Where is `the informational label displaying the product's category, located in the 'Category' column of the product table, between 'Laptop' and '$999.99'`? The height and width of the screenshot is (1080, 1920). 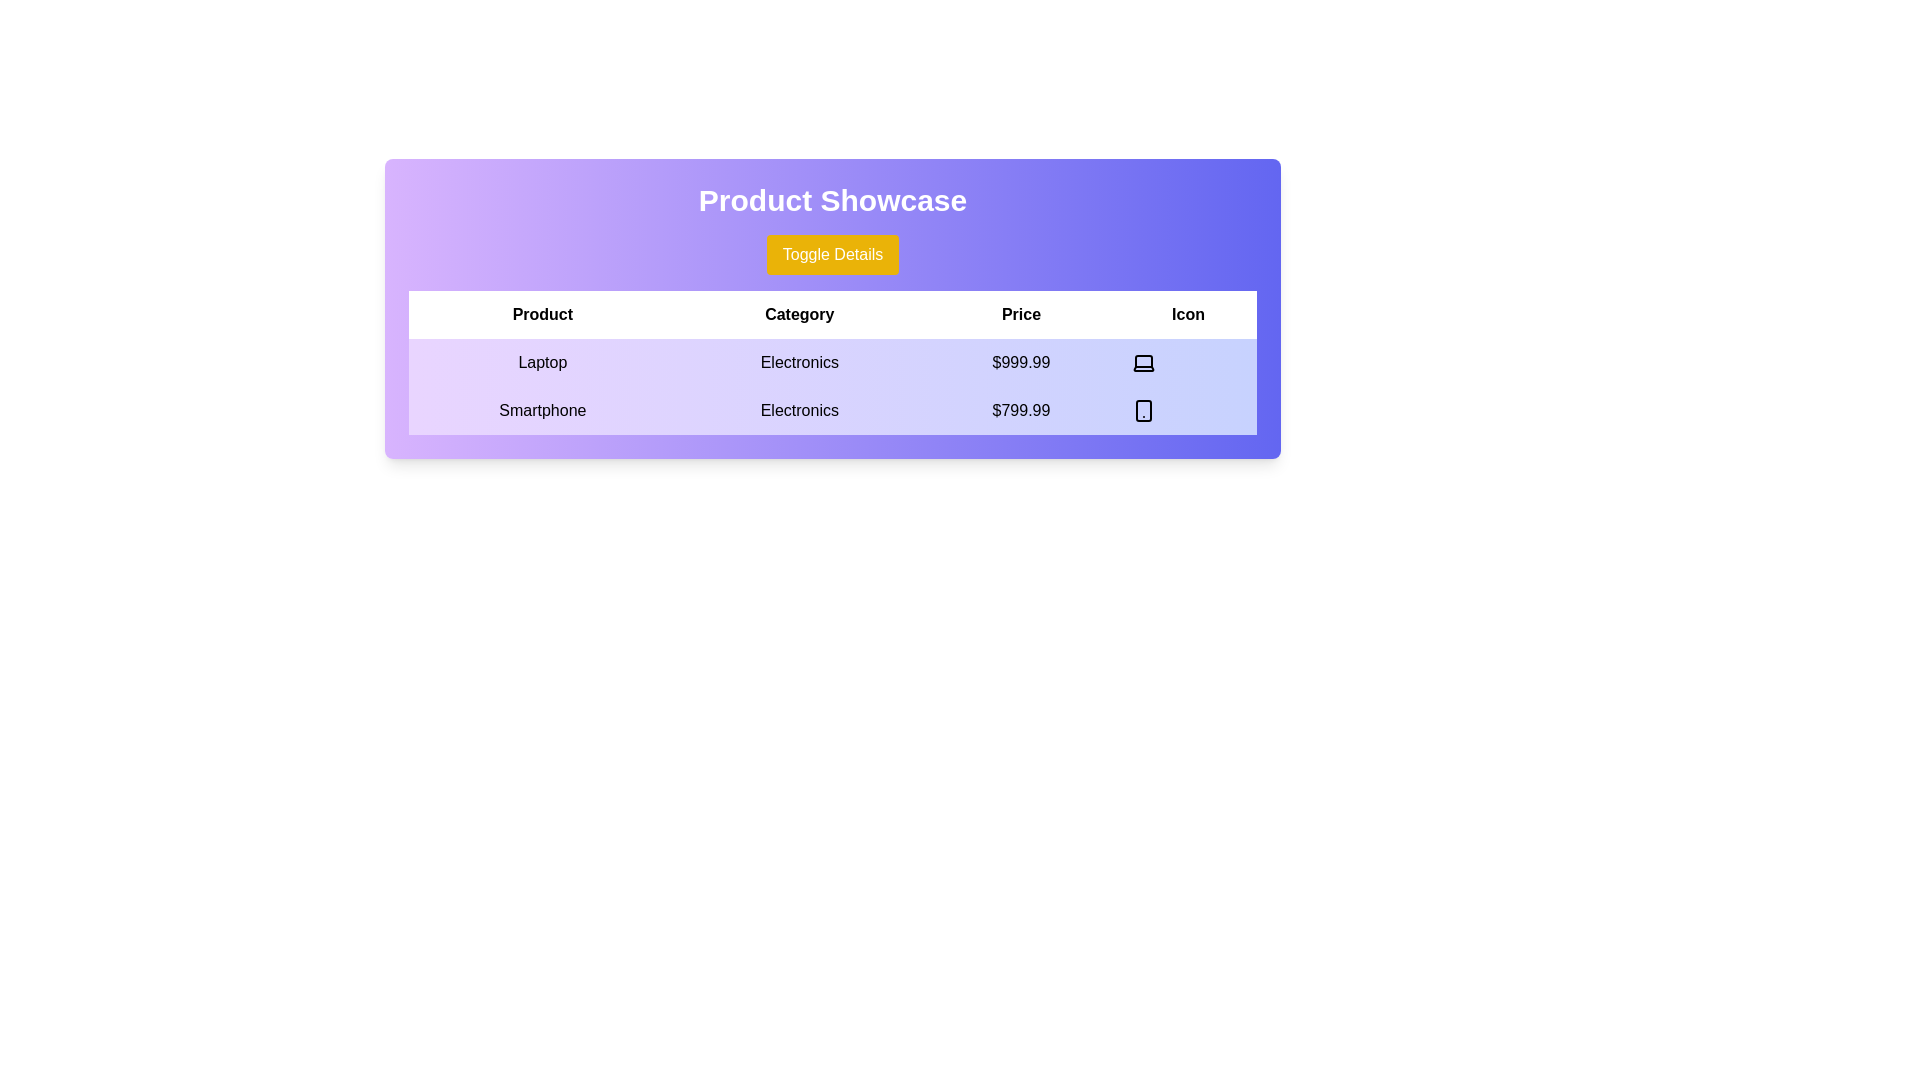
the informational label displaying the product's category, located in the 'Category' column of the product table, between 'Laptop' and '$999.99' is located at coordinates (798, 362).